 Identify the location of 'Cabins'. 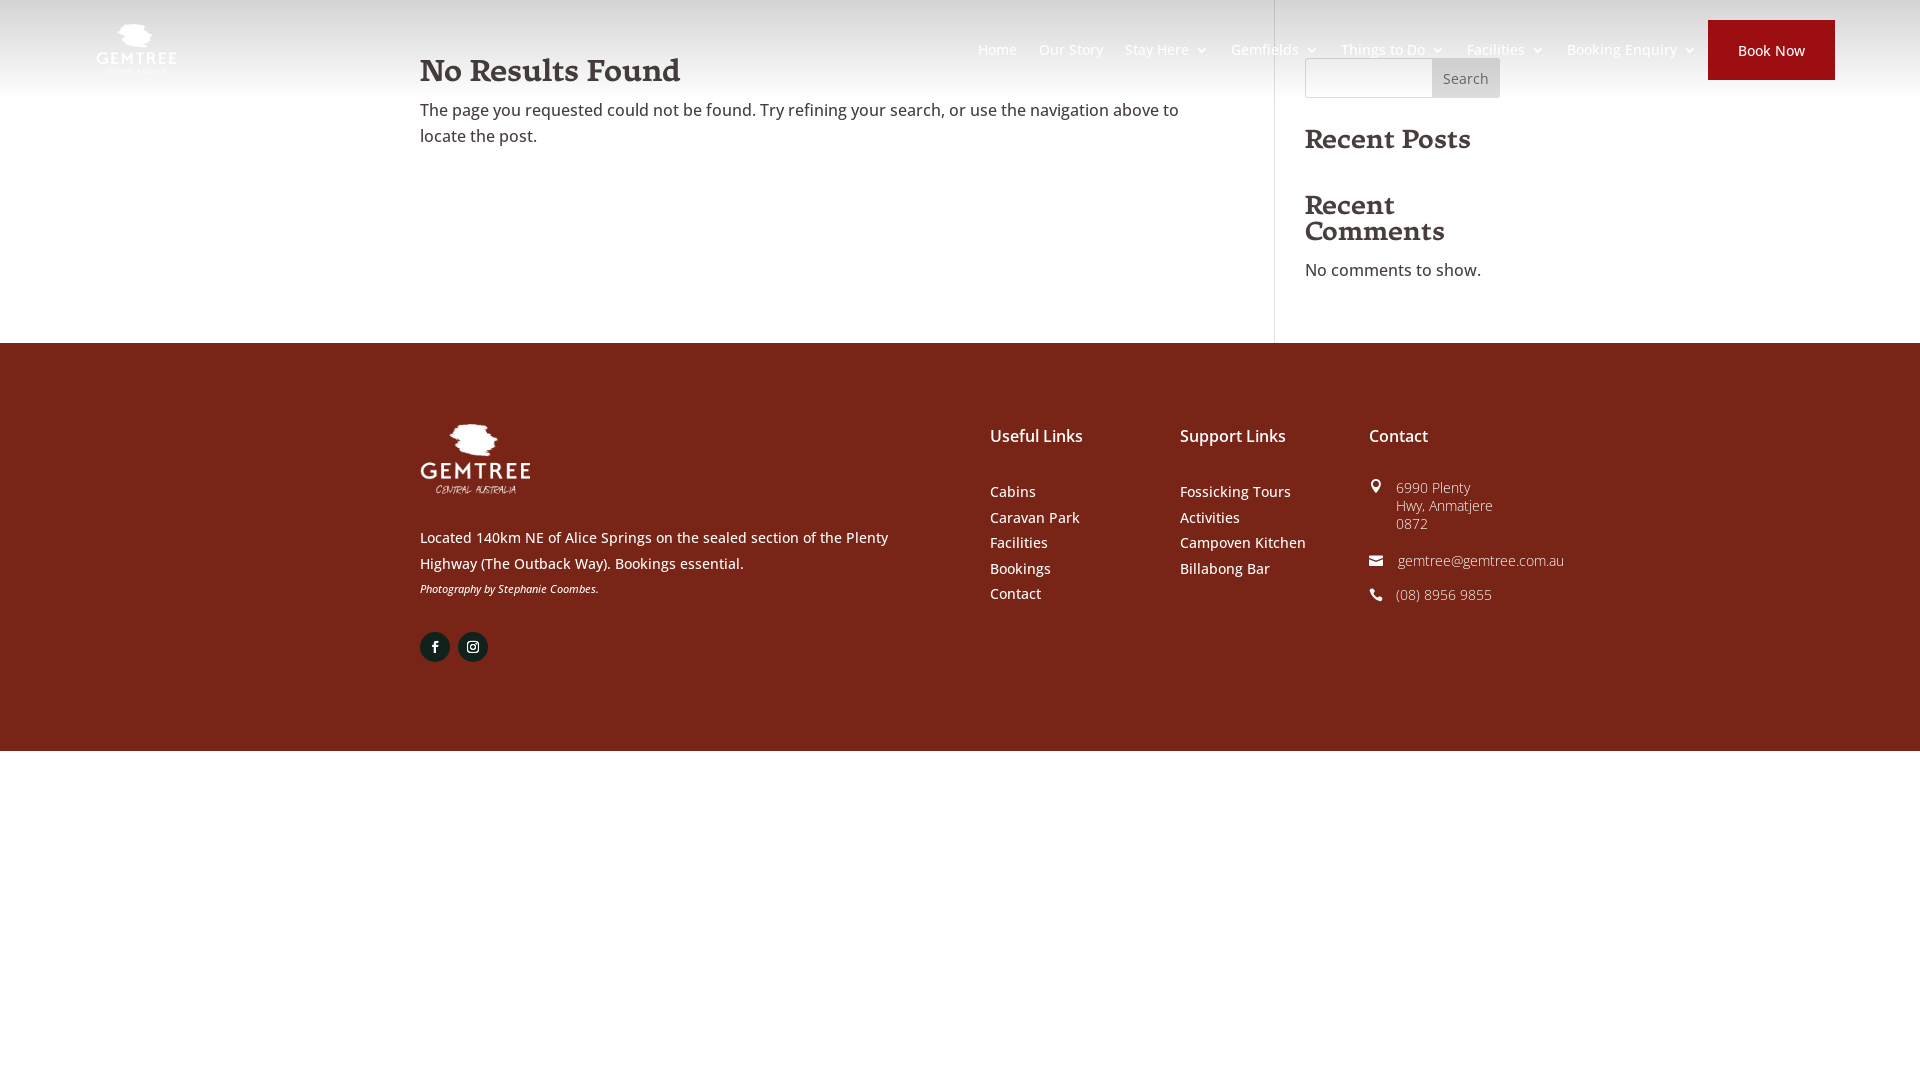
(989, 491).